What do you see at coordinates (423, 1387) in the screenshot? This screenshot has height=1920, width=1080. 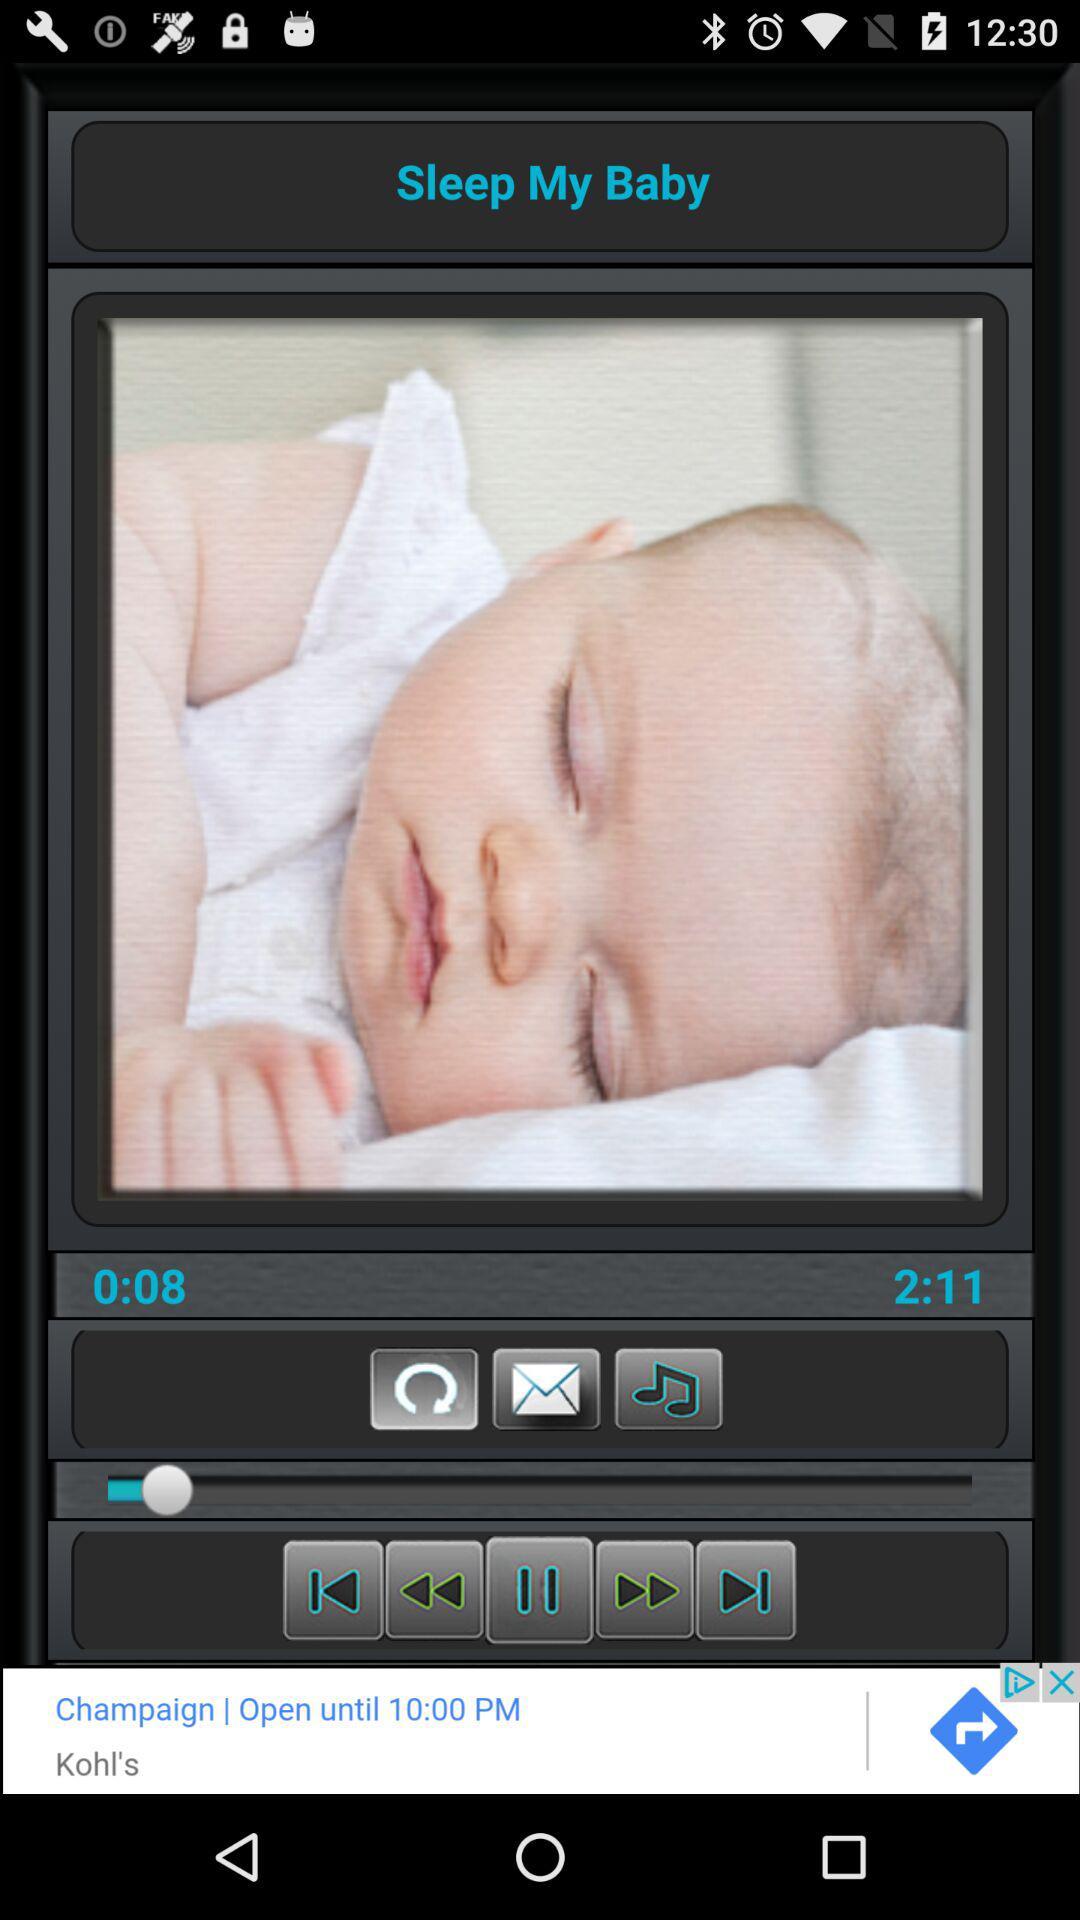 I see `replay sound` at bounding box center [423, 1387].